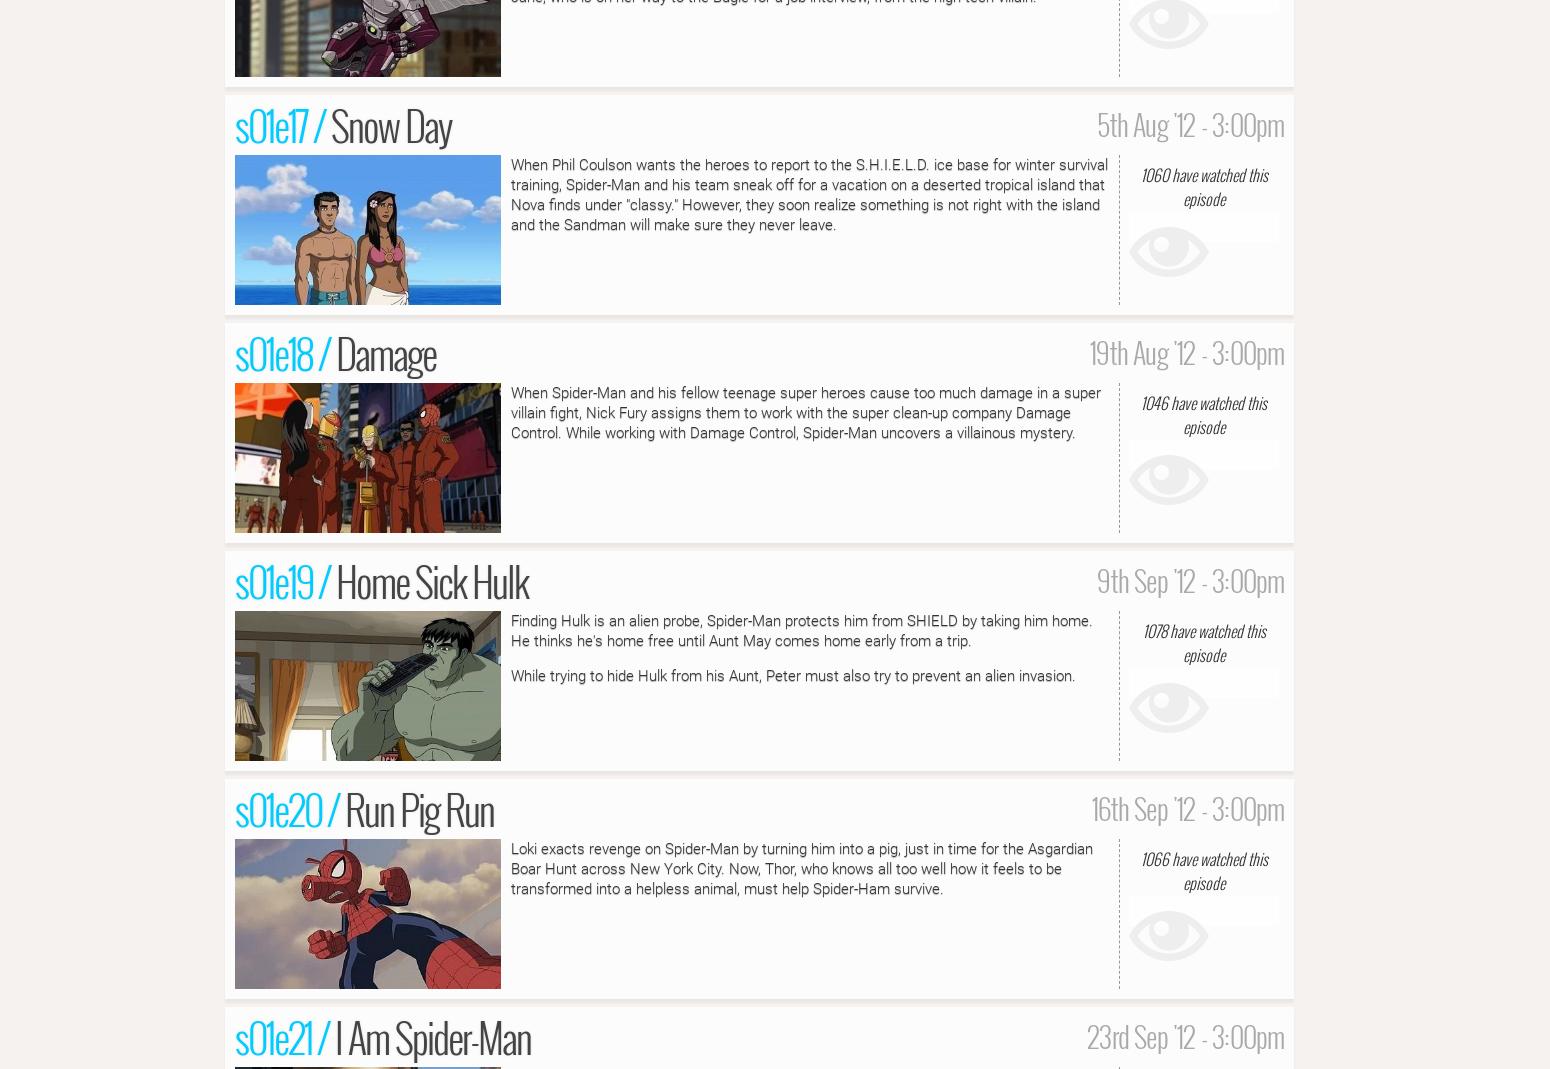  What do you see at coordinates (419, 807) in the screenshot?
I see `'Run Pig Run'` at bounding box center [419, 807].